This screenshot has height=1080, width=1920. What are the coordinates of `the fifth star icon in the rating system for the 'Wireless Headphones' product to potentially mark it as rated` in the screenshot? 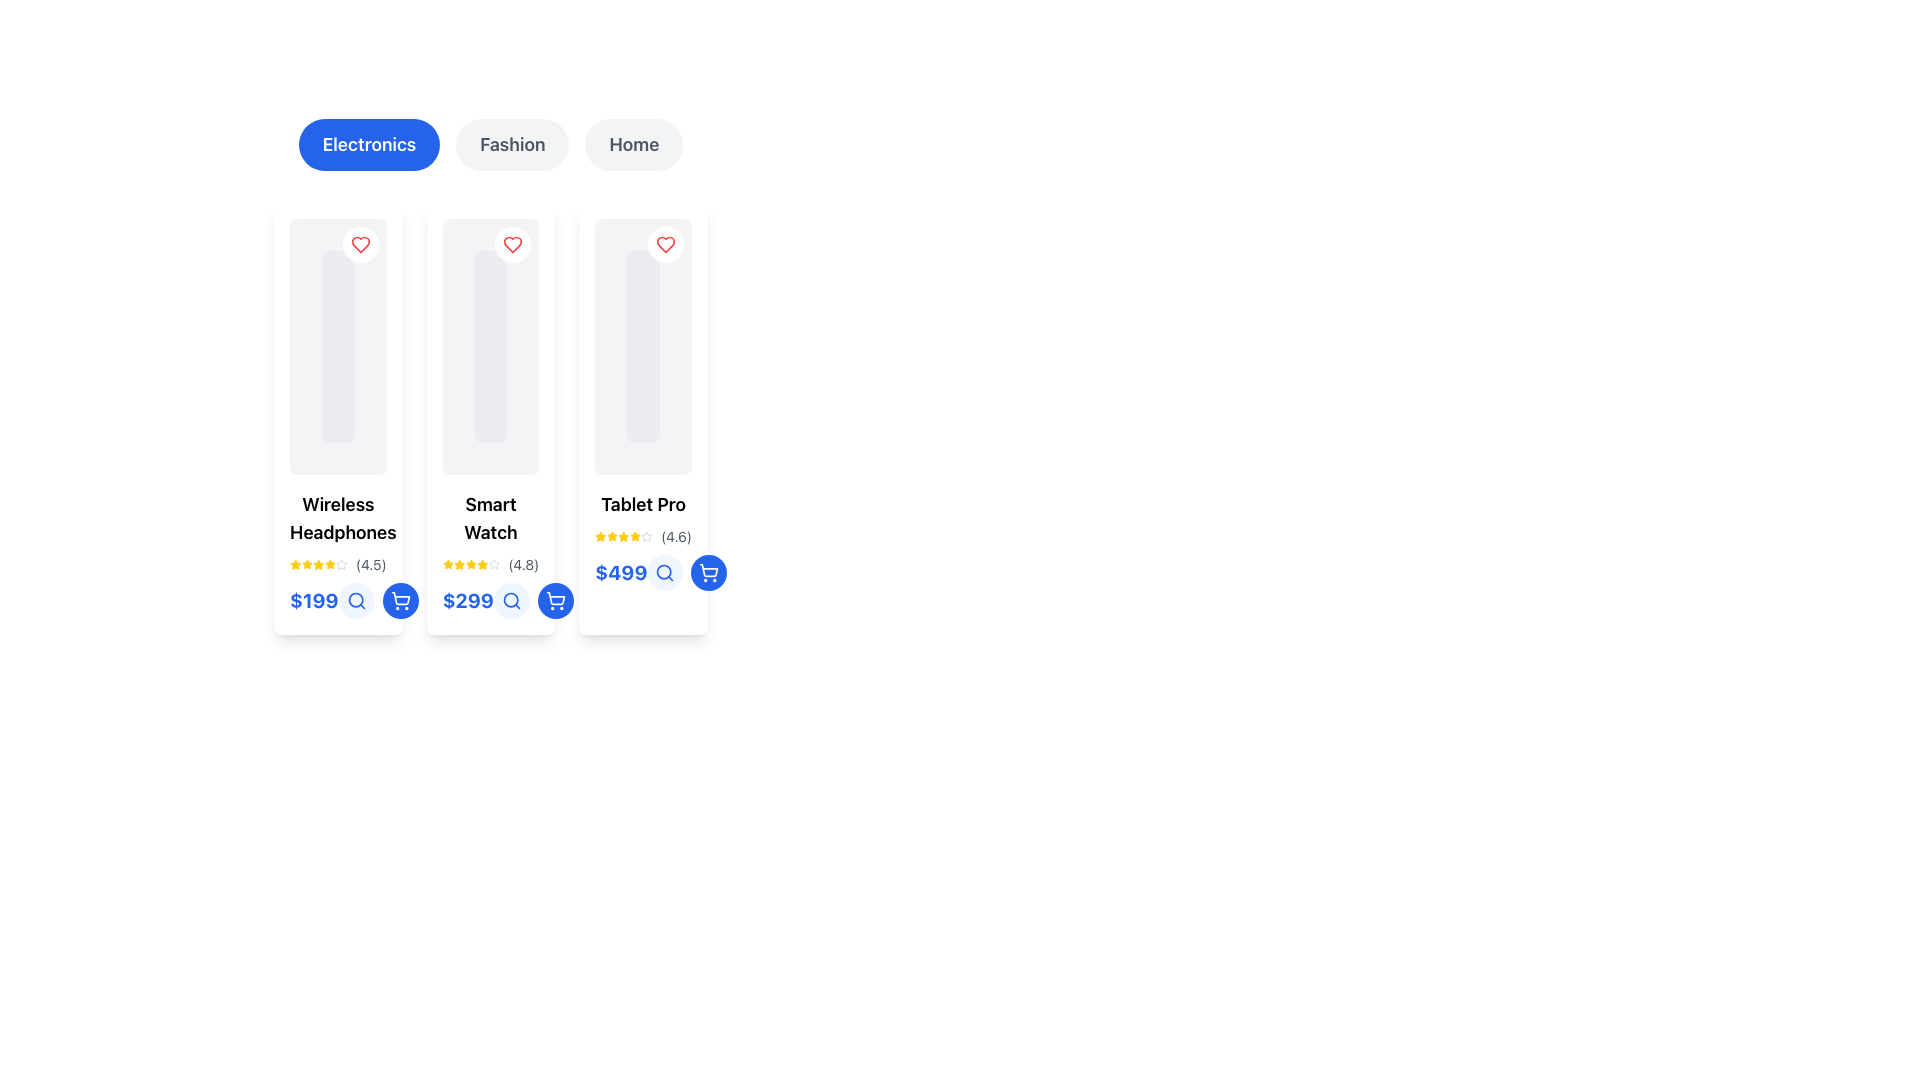 It's located at (341, 564).